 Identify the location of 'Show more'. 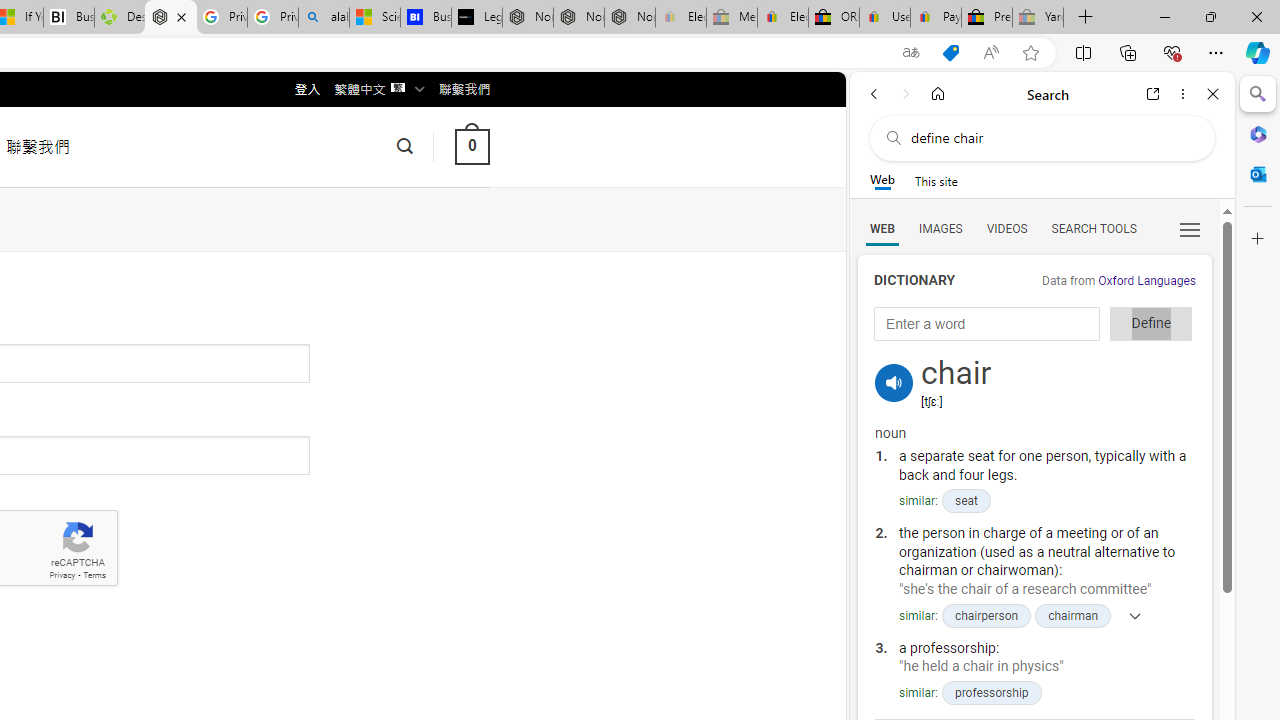
(1129, 614).